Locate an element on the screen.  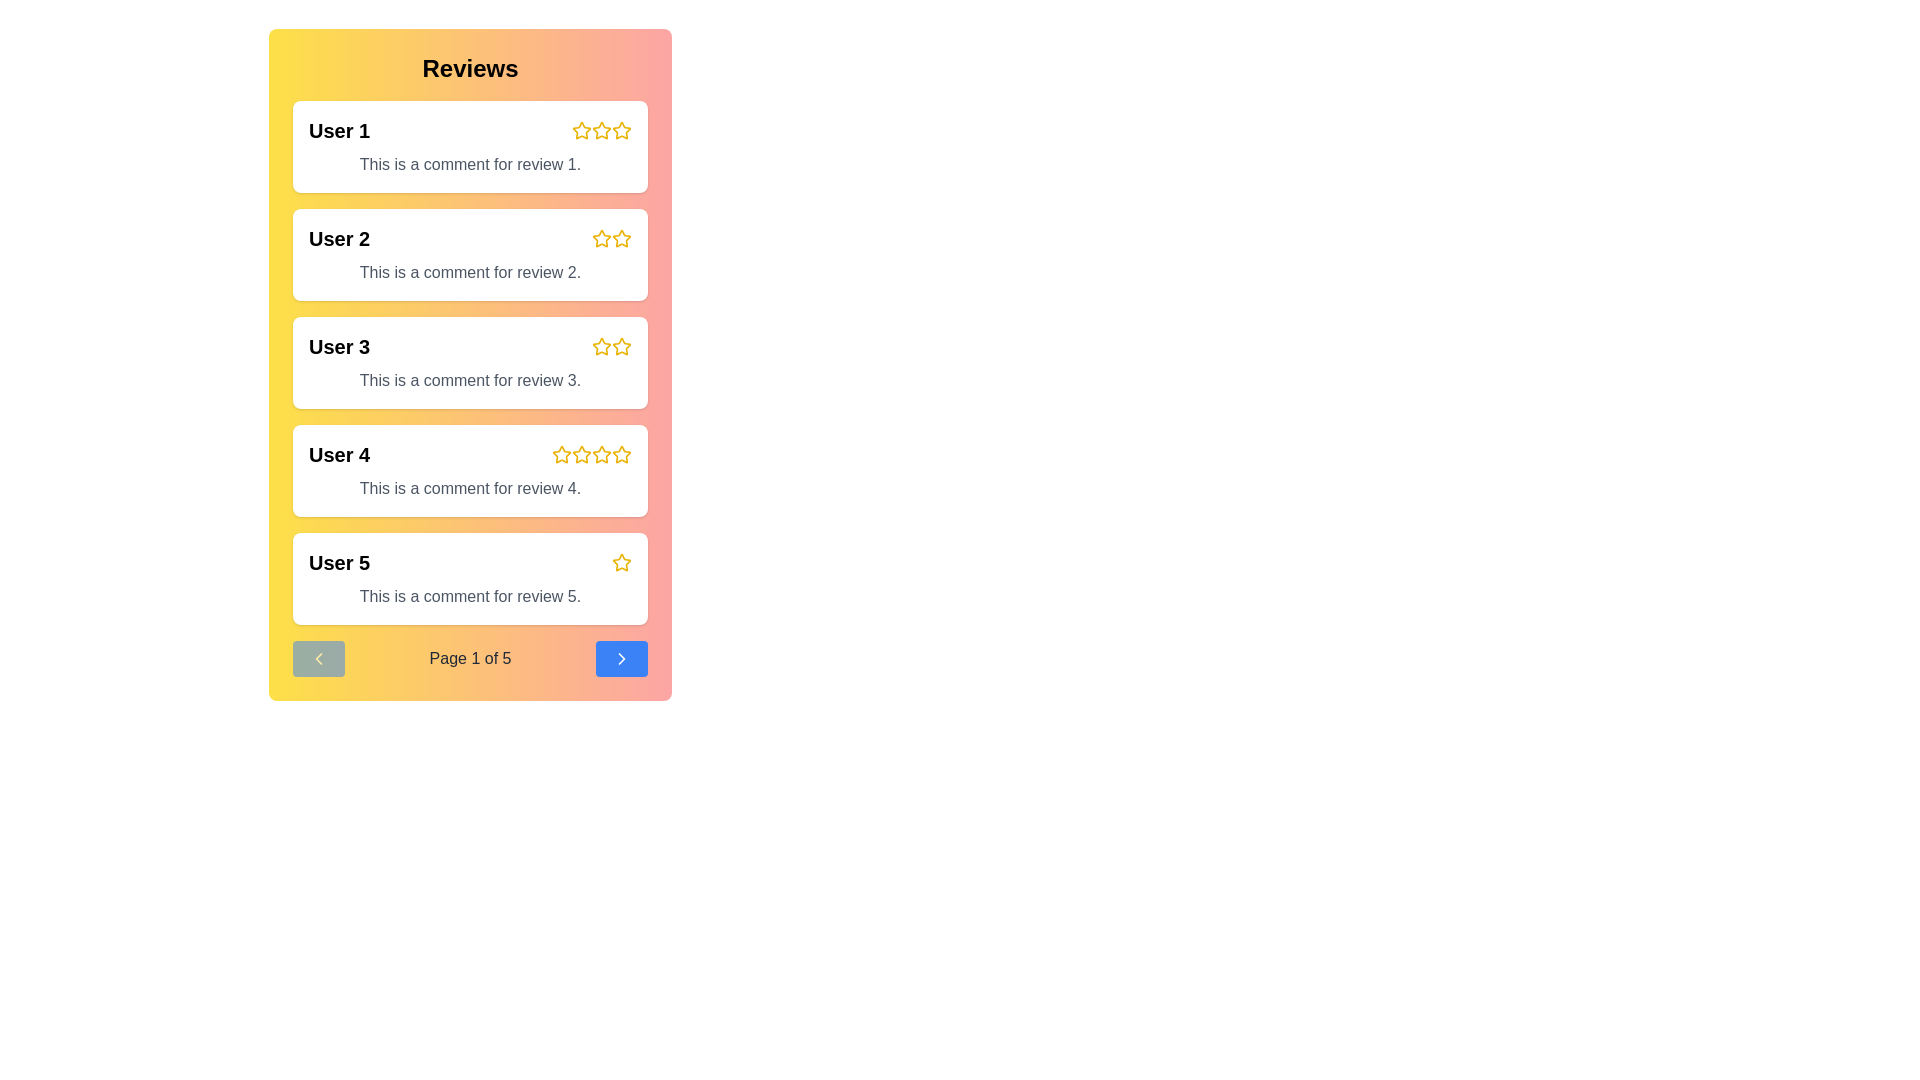
the right-pointing chevron arrow icon located at the center of the blue rectangular button in the bottom-right corner of the layout is located at coordinates (620, 659).